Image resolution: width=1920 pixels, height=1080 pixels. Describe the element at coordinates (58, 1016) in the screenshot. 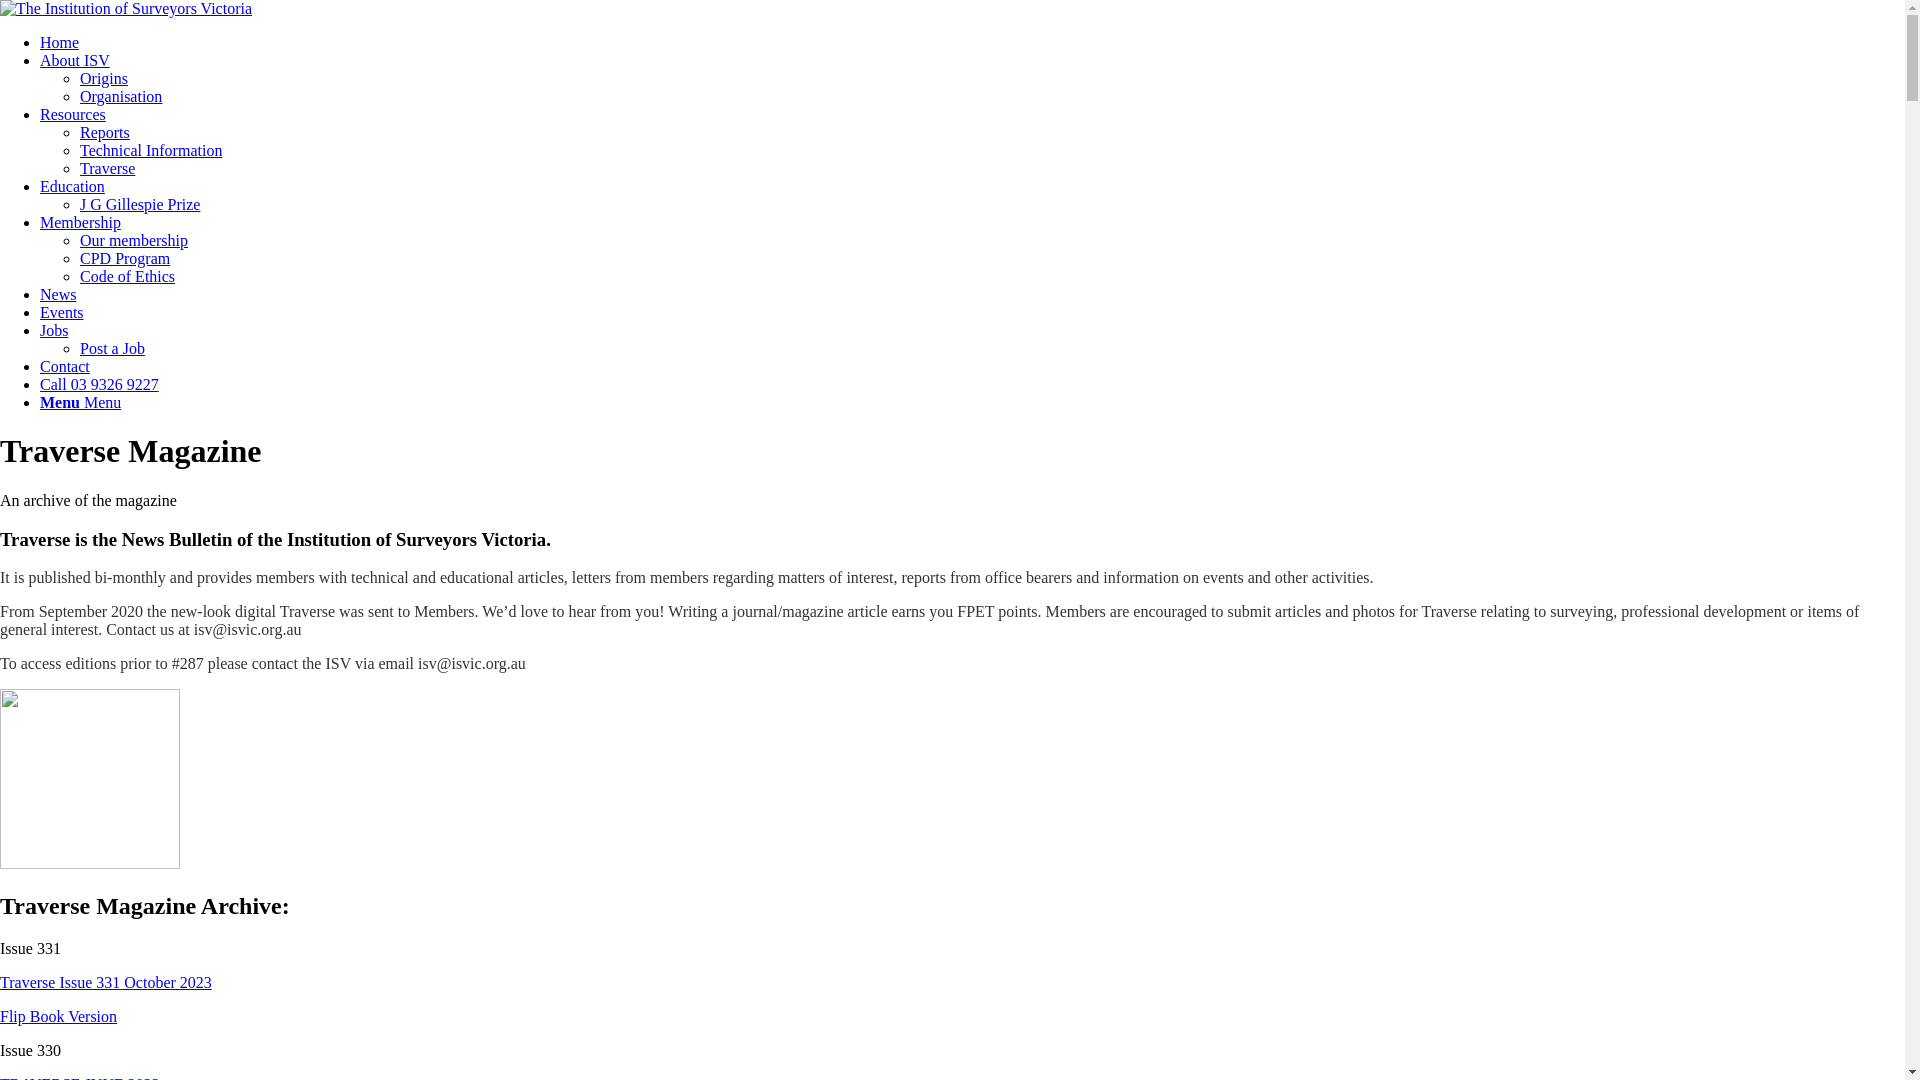

I see `'Flip Book Version'` at that location.